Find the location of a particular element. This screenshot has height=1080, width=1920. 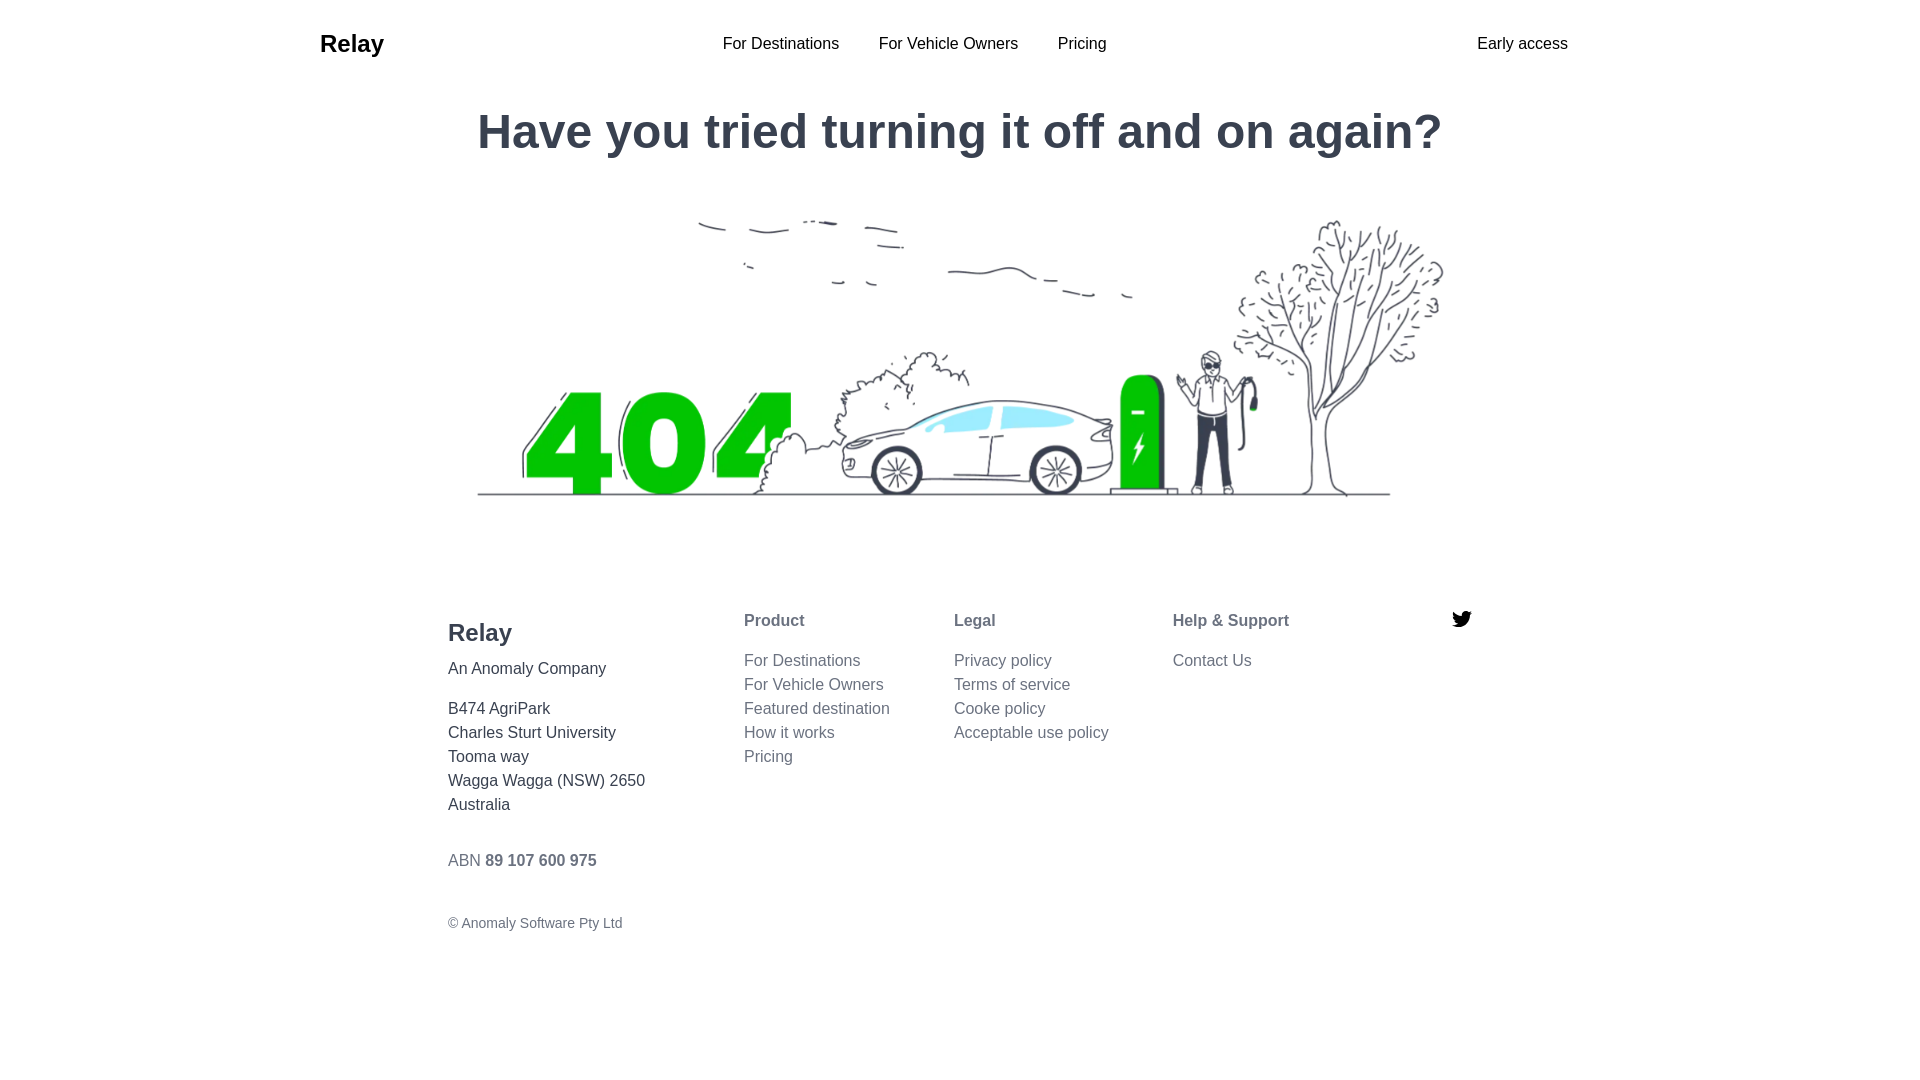

'Pricing' is located at coordinates (1056, 43).